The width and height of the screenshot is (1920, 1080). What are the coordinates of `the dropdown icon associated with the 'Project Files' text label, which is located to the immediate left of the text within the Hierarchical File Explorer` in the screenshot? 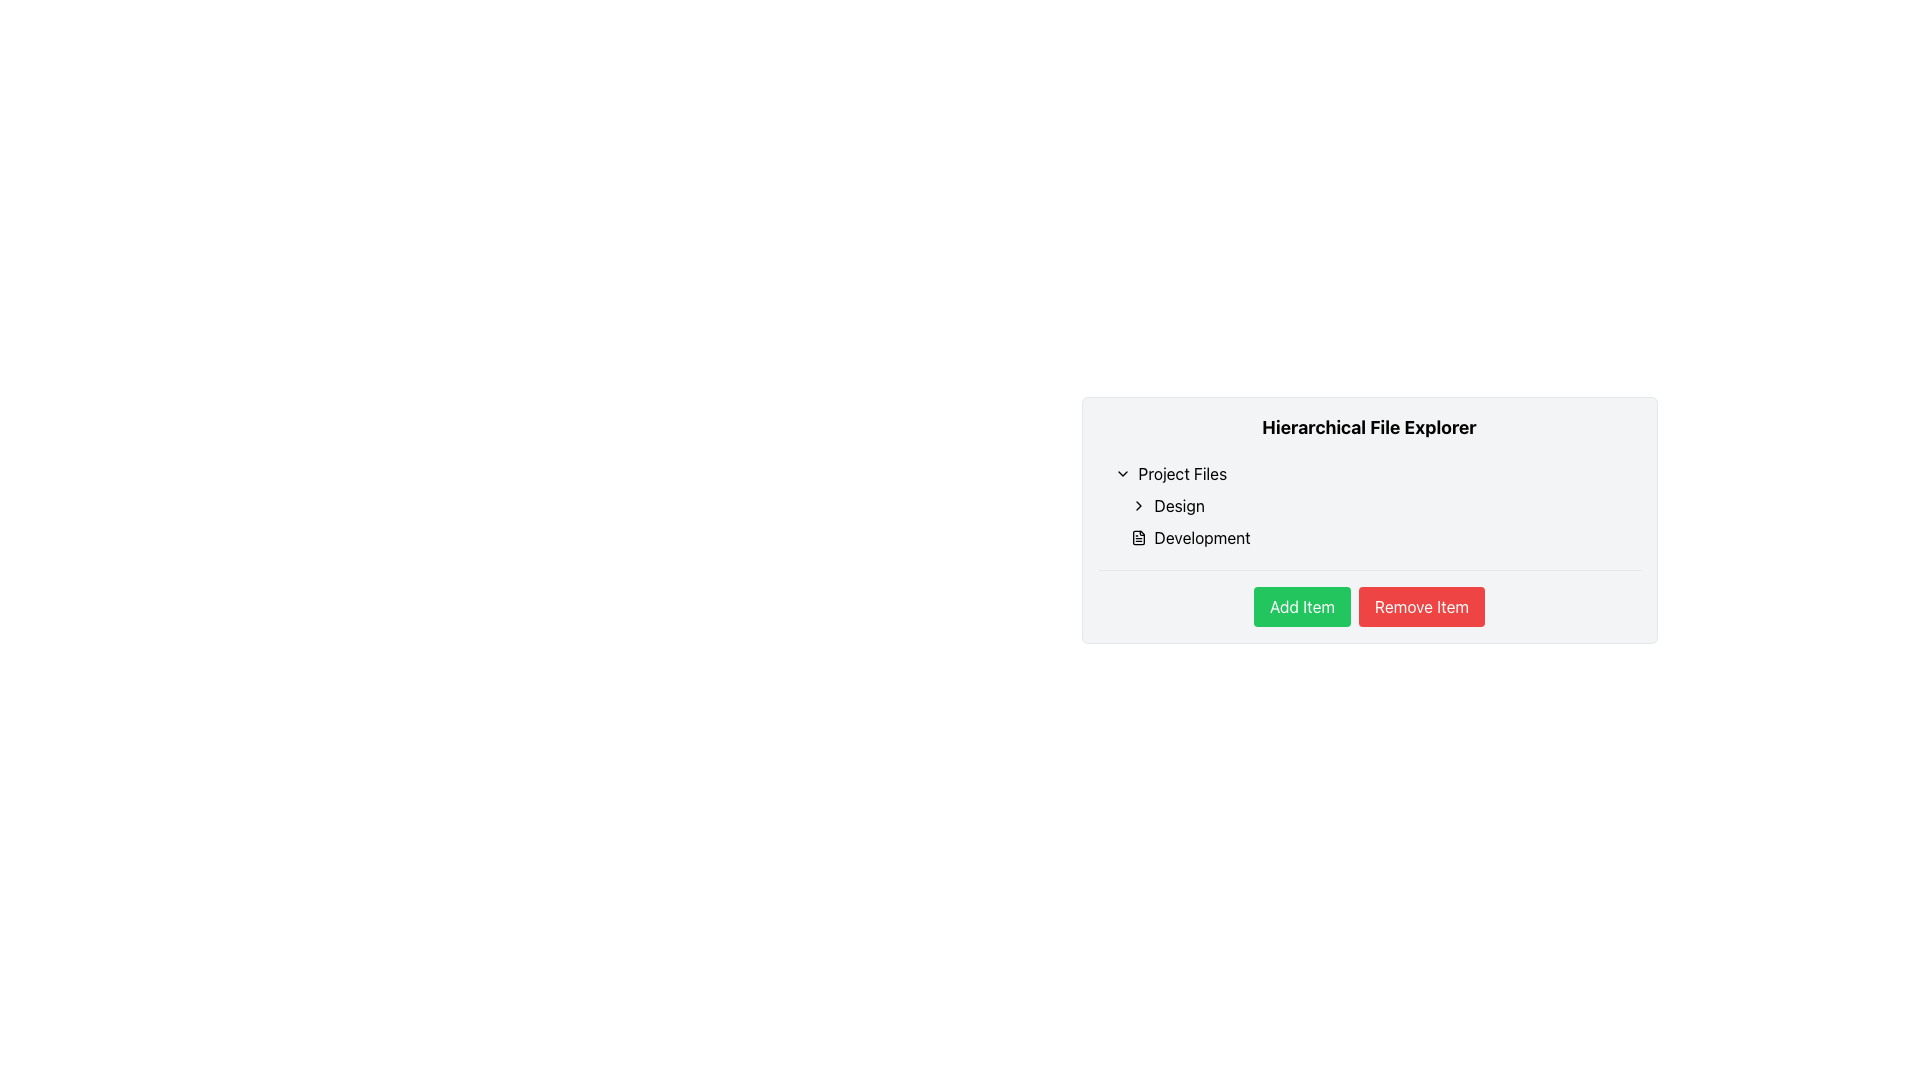 It's located at (1182, 474).